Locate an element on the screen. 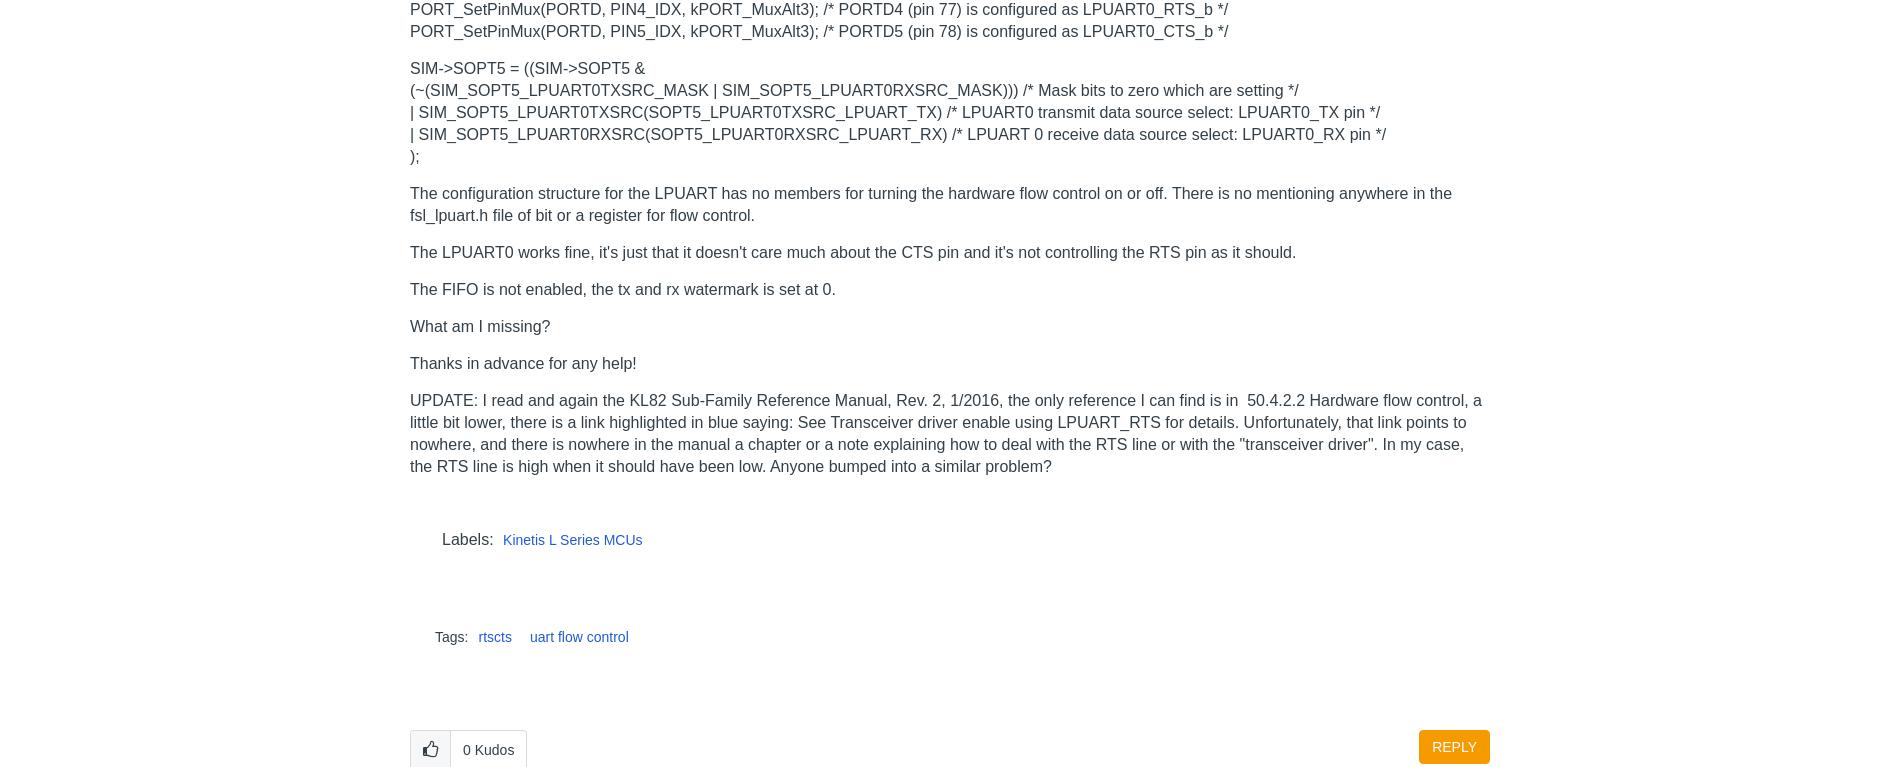 Image resolution: width=1900 pixels, height=767 pixels. 'Reply' is located at coordinates (1454, 745).